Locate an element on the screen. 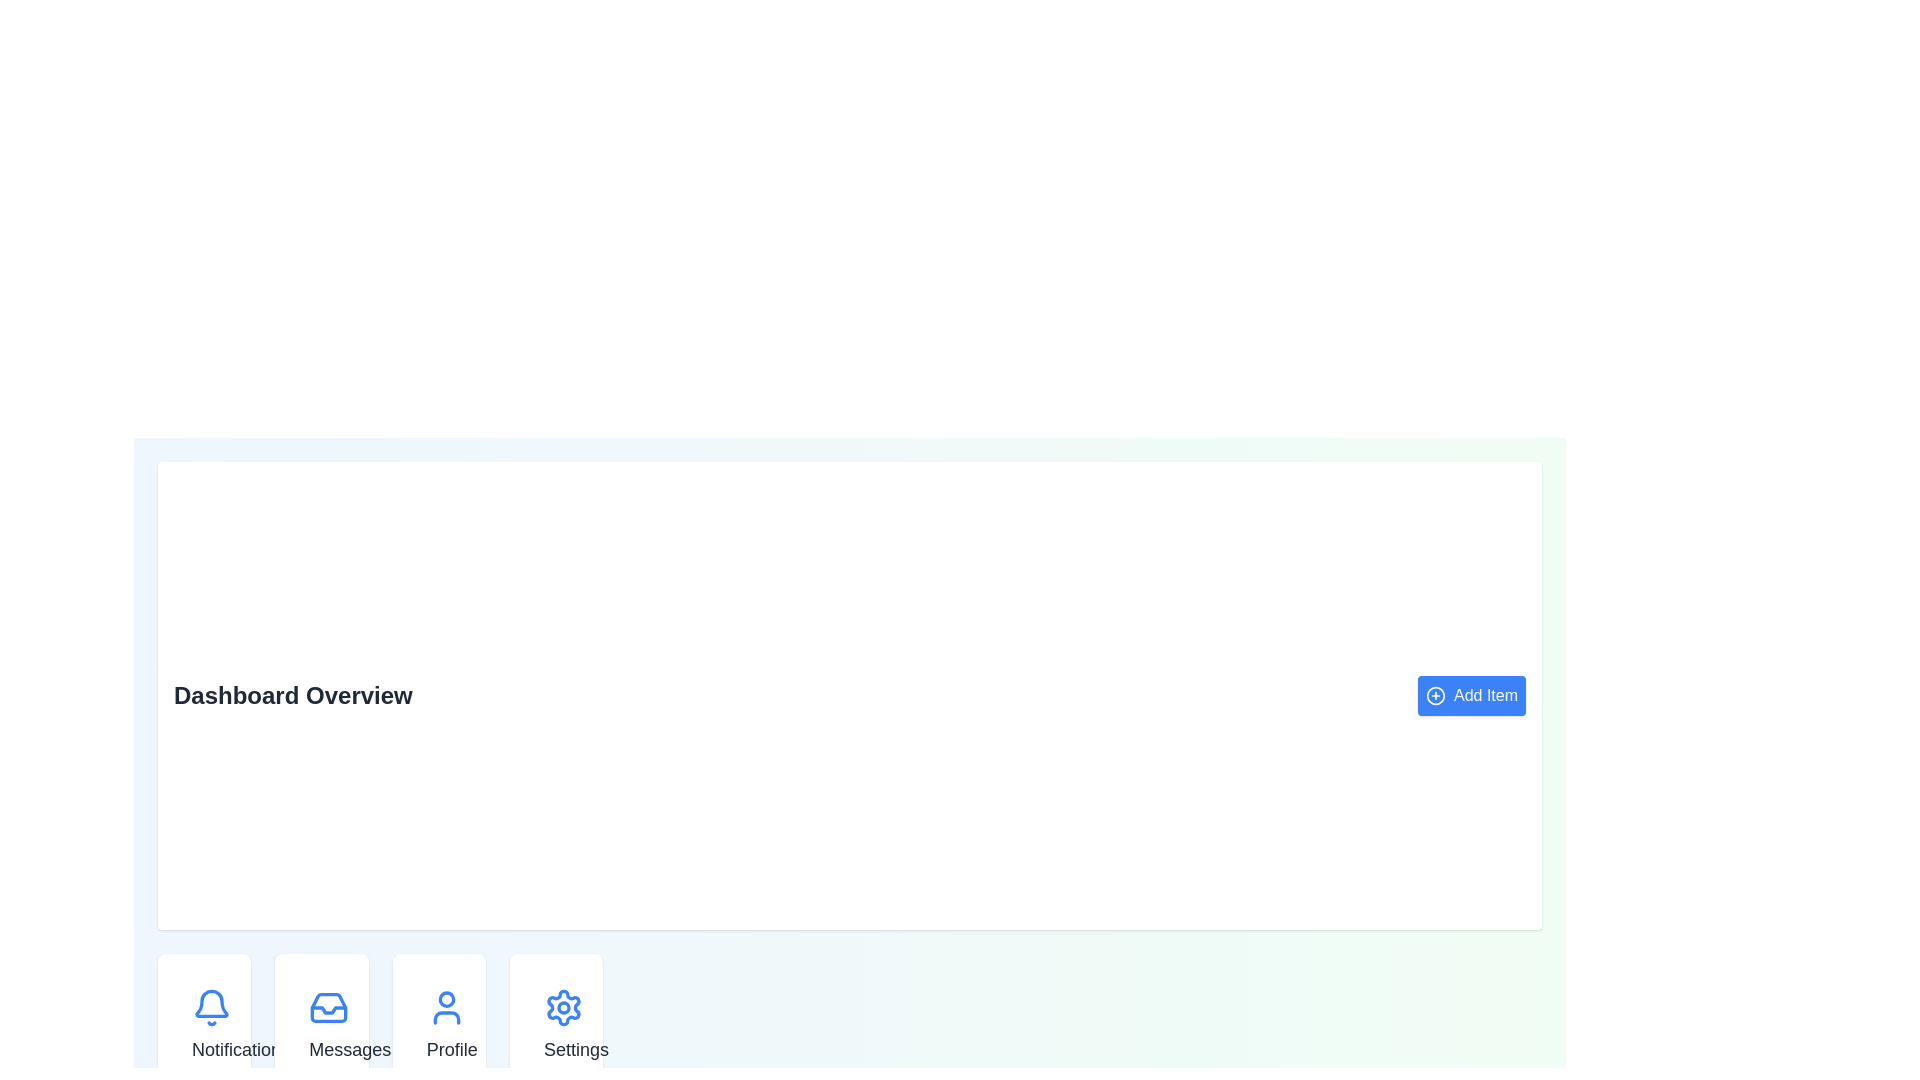 This screenshot has height=1080, width=1920. the 'Add Item' button which contains a circular plus icon is located at coordinates (1434, 694).